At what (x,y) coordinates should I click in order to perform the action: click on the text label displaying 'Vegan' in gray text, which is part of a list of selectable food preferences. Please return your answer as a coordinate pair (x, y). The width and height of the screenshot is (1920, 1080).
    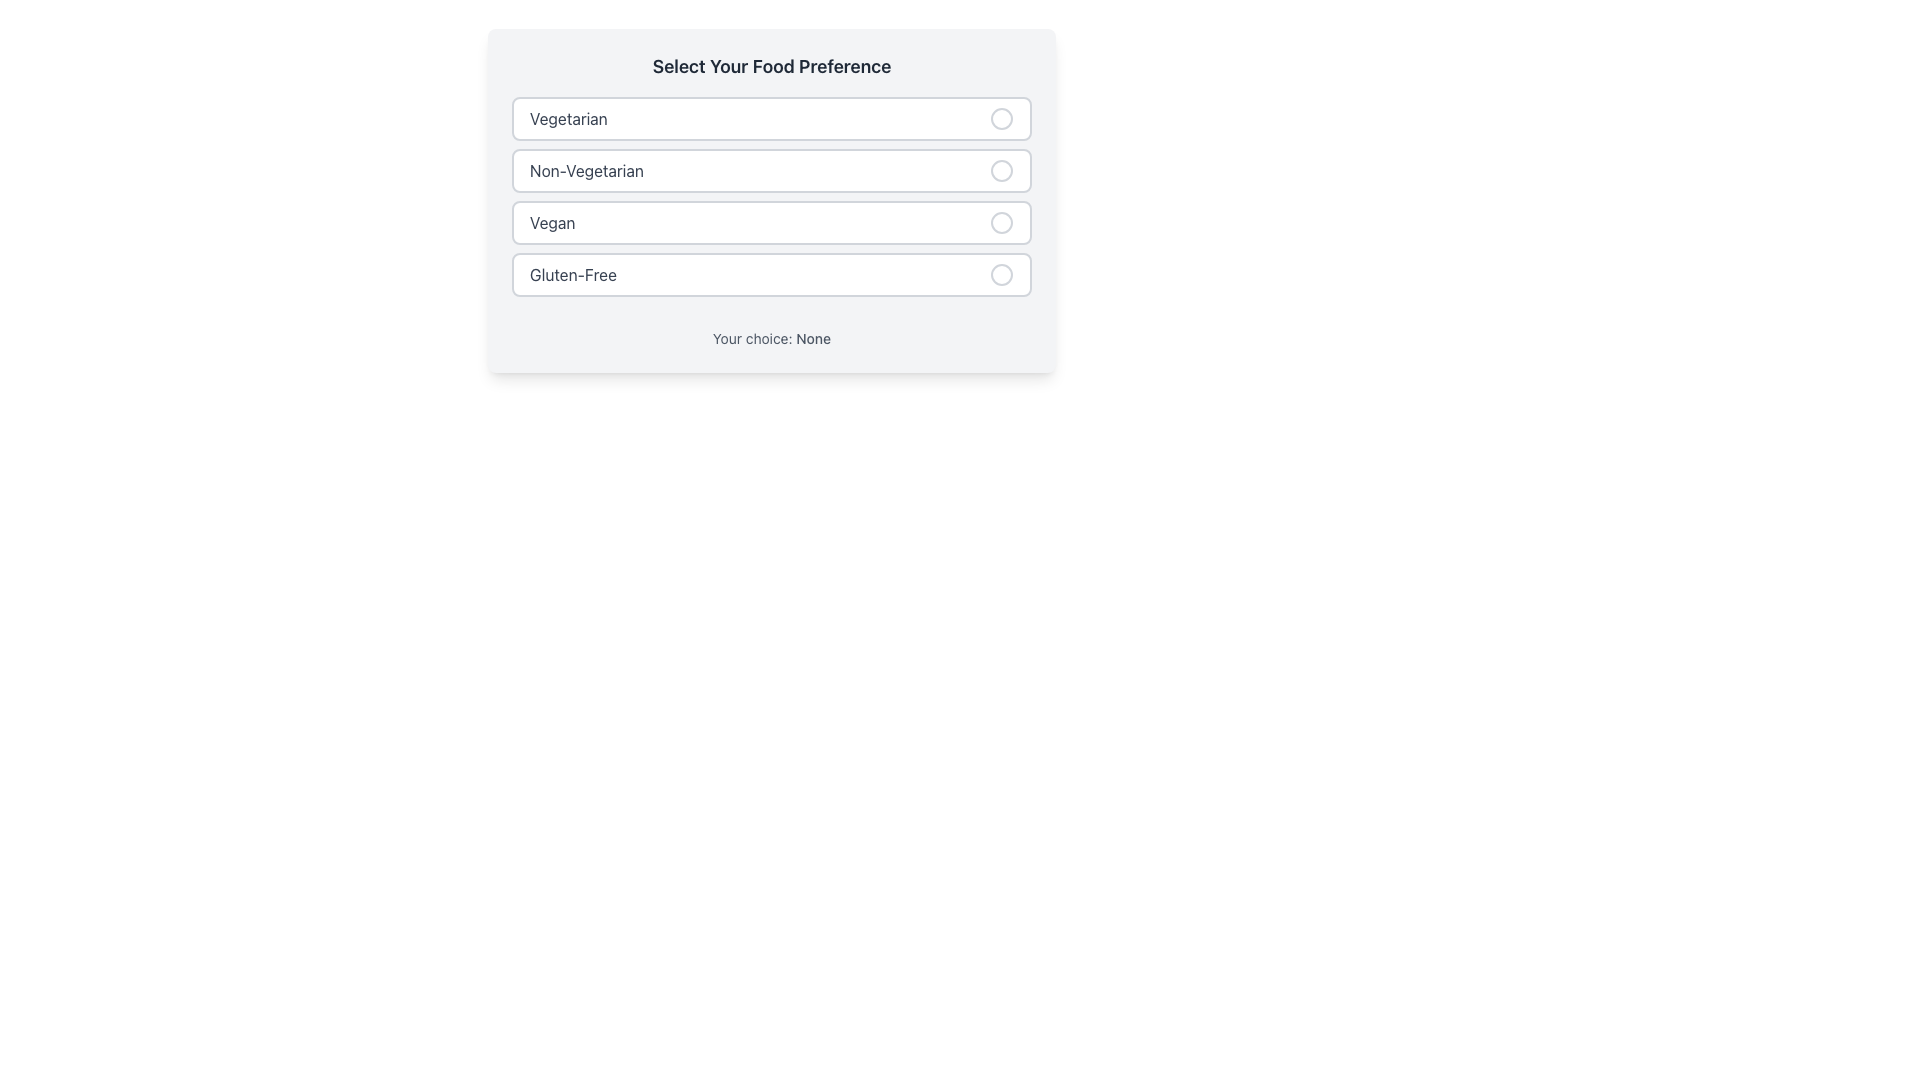
    Looking at the image, I should click on (552, 223).